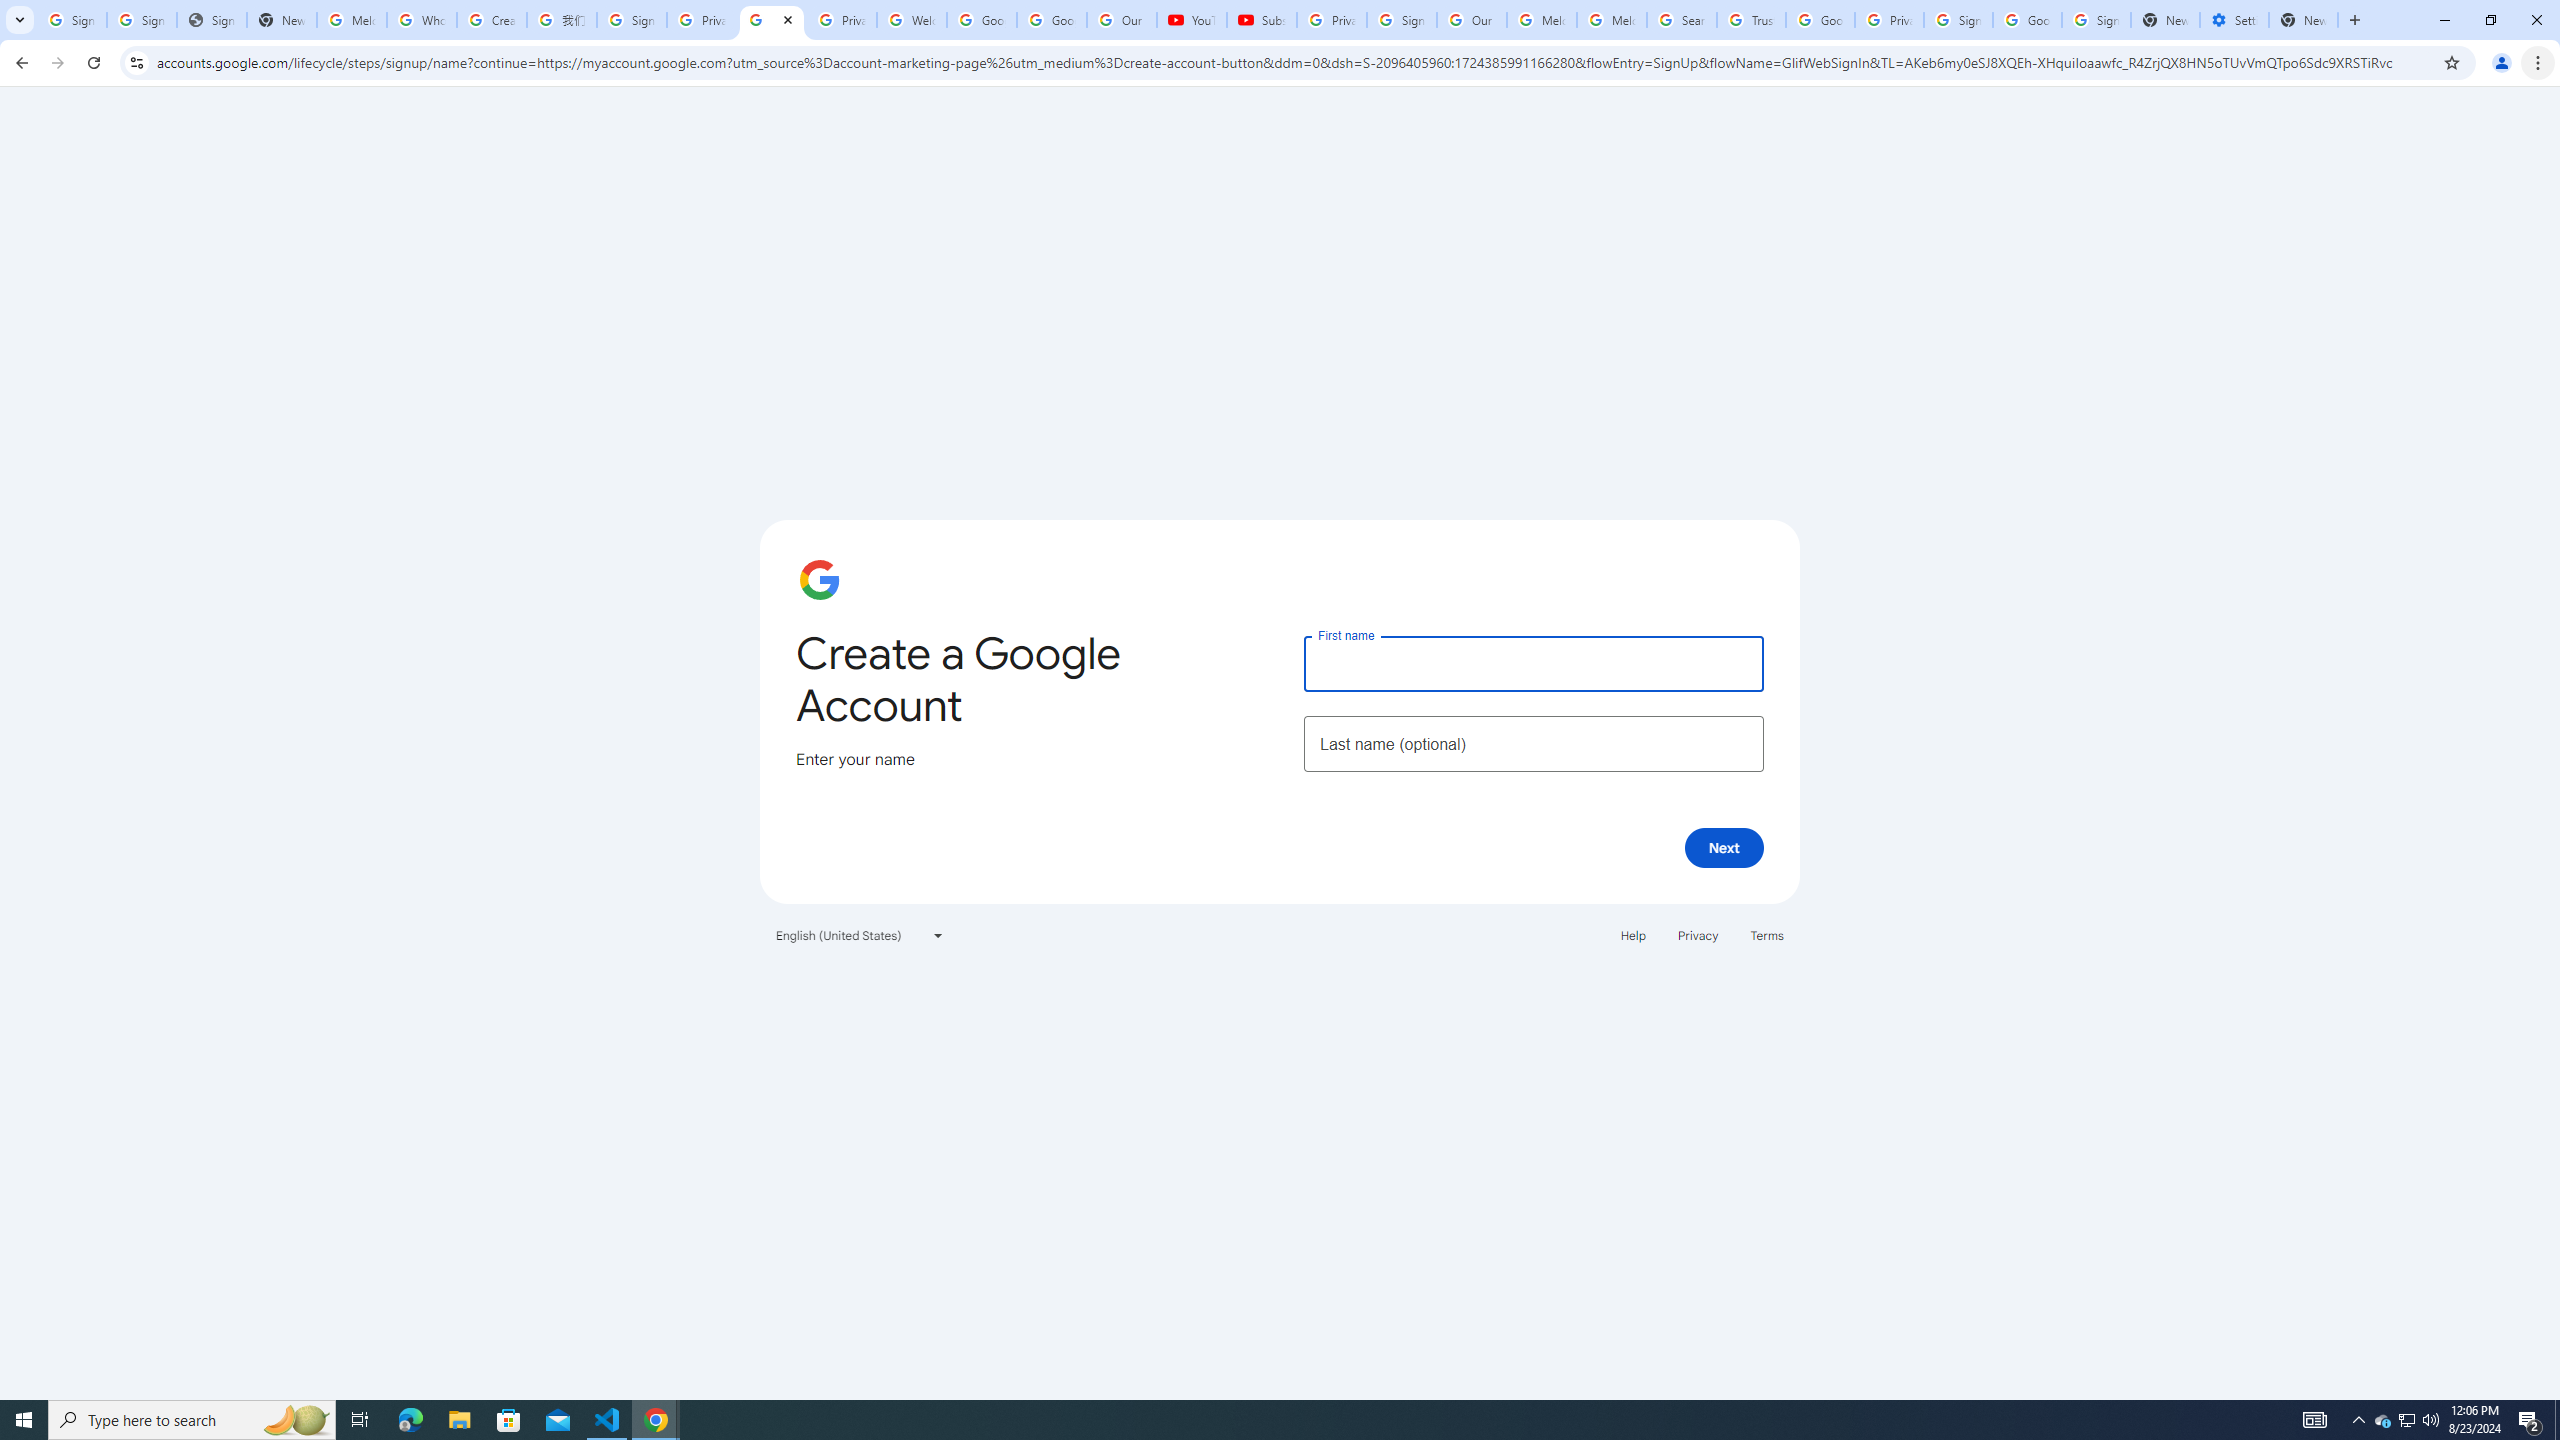 The width and height of the screenshot is (2560, 1440). What do you see at coordinates (2026, 19) in the screenshot?
I see `'Google Cybersecurity Innovations - Google Safety Center'` at bounding box center [2026, 19].